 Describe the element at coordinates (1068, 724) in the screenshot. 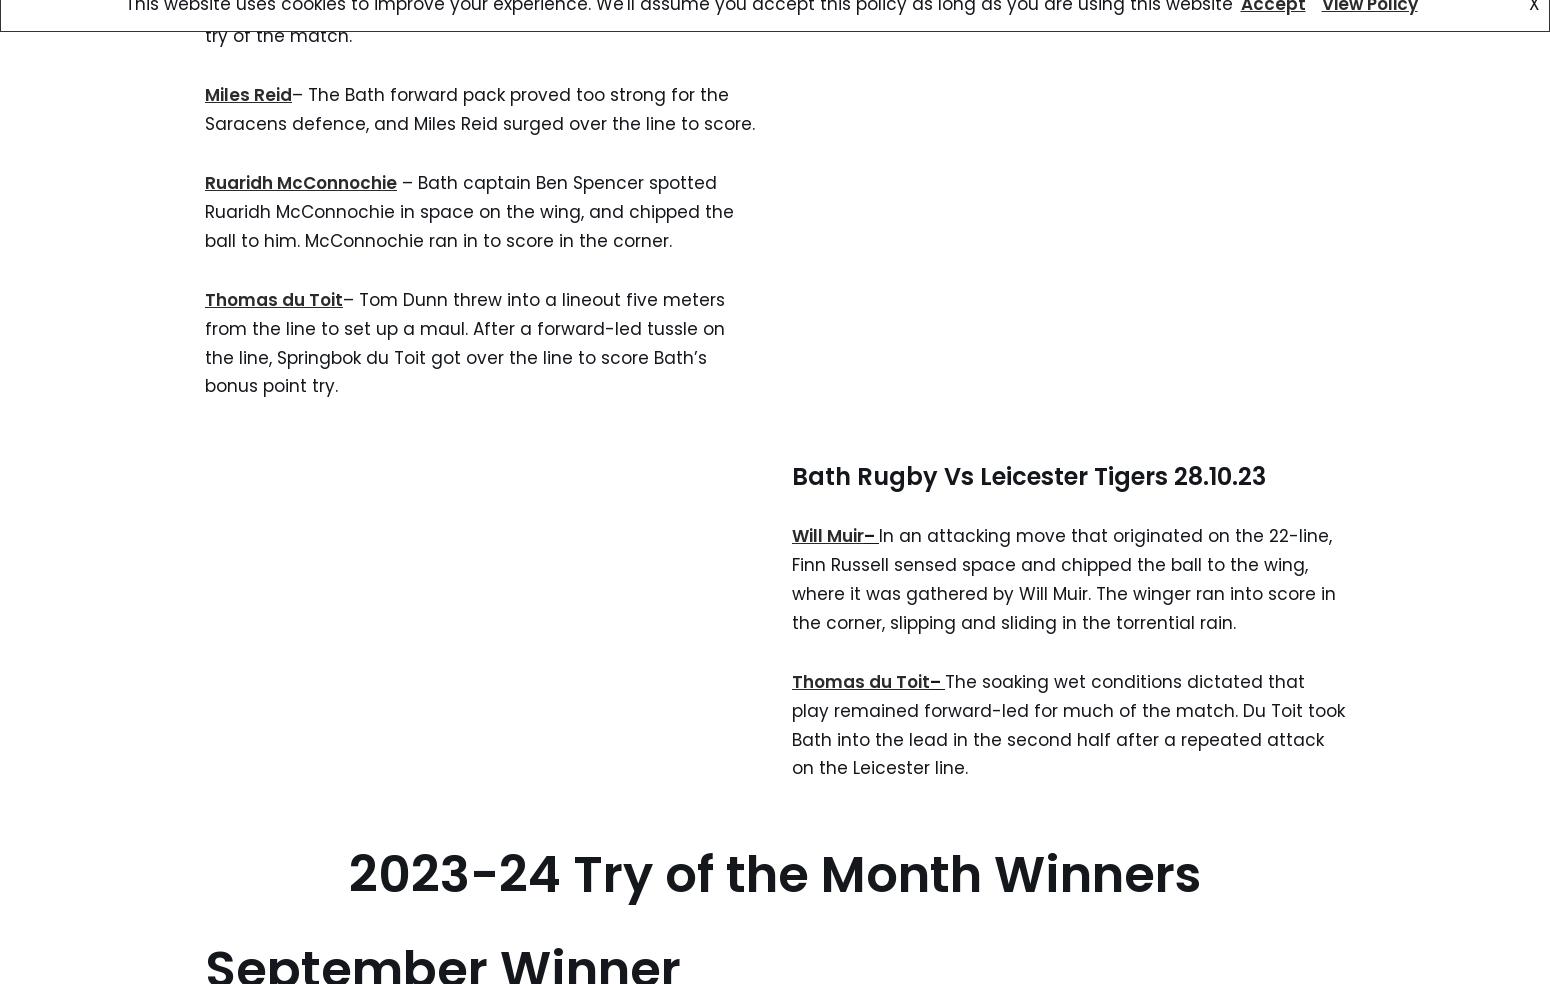

I see `'The soaking wet conditions dictated that play remained forward-led for much of the match. Du Toit took Bath into the lead in the second half after a repeated attack on the Leicester line.'` at that location.